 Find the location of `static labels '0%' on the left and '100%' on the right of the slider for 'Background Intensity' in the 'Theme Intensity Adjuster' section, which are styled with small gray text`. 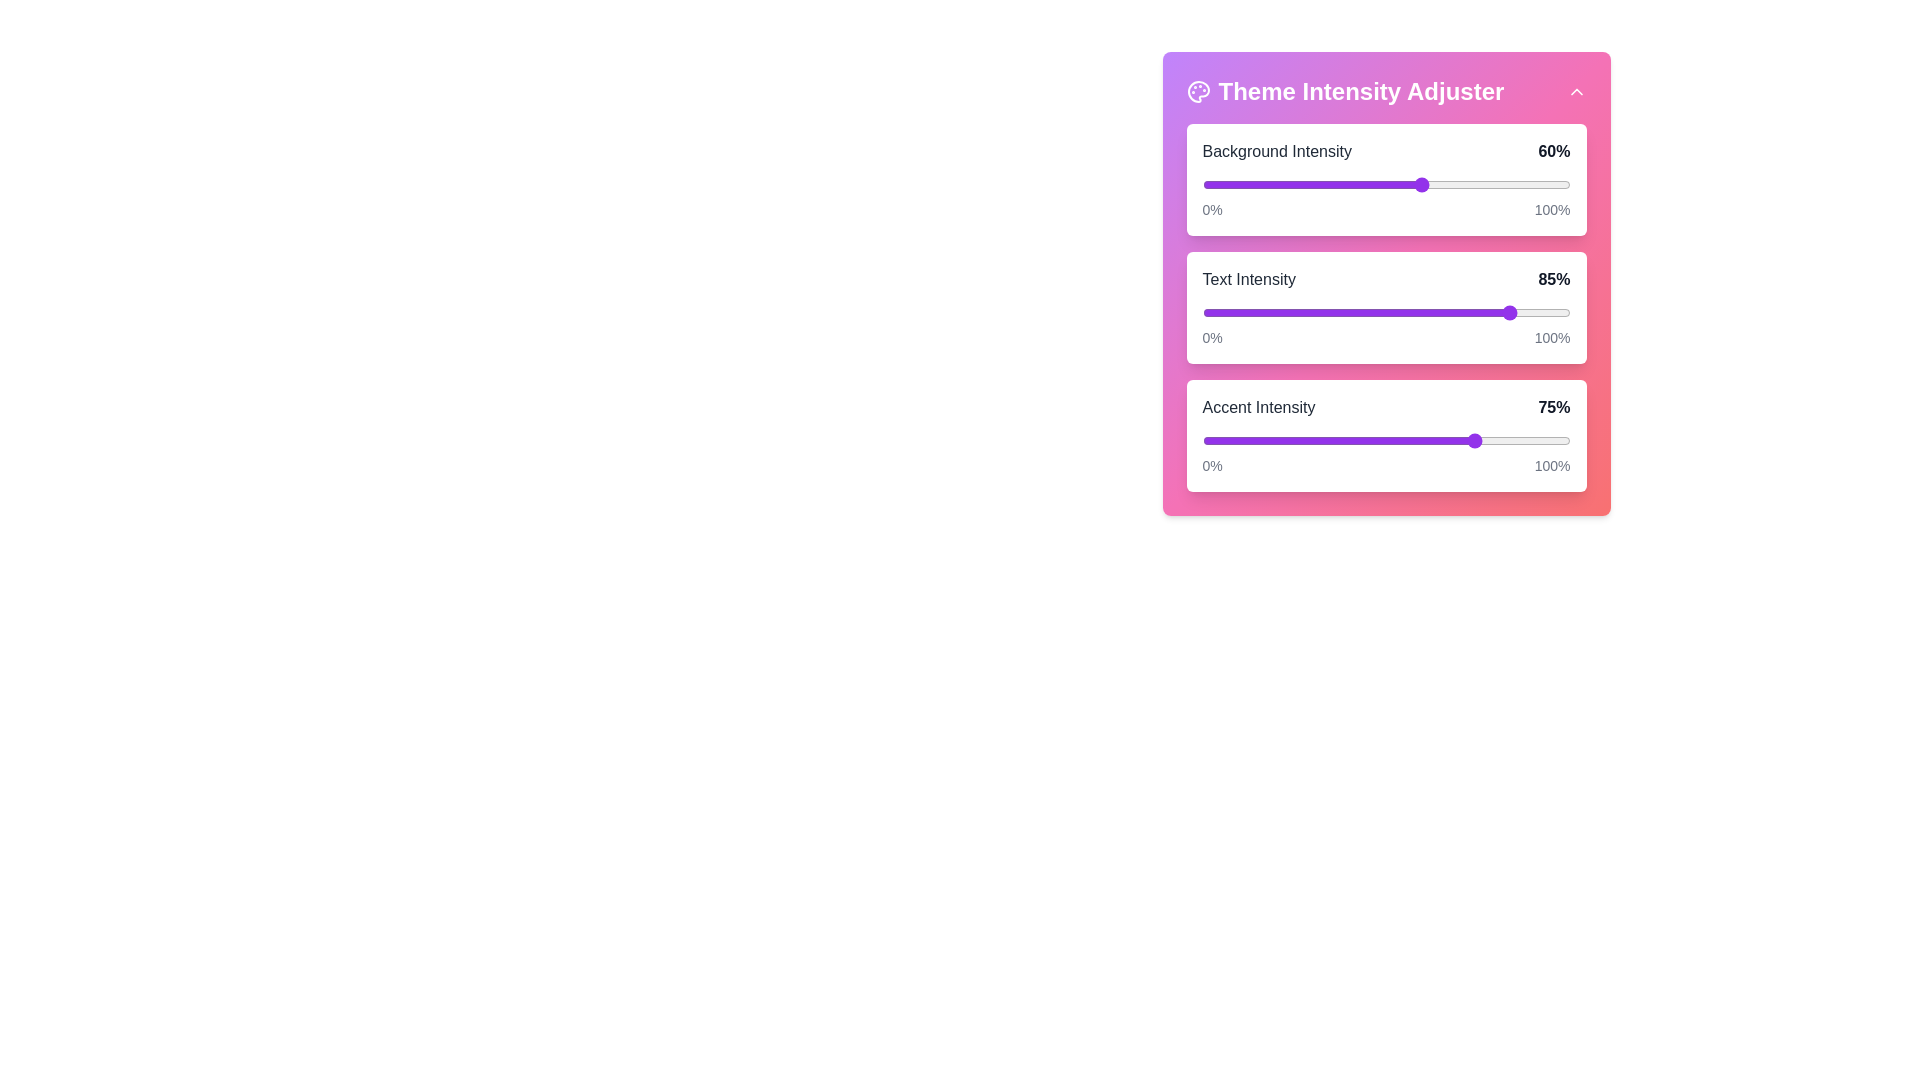

static labels '0%' on the left and '100%' on the right of the slider for 'Background Intensity' in the 'Theme Intensity Adjuster' section, which are styled with small gray text is located at coordinates (1385, 209).